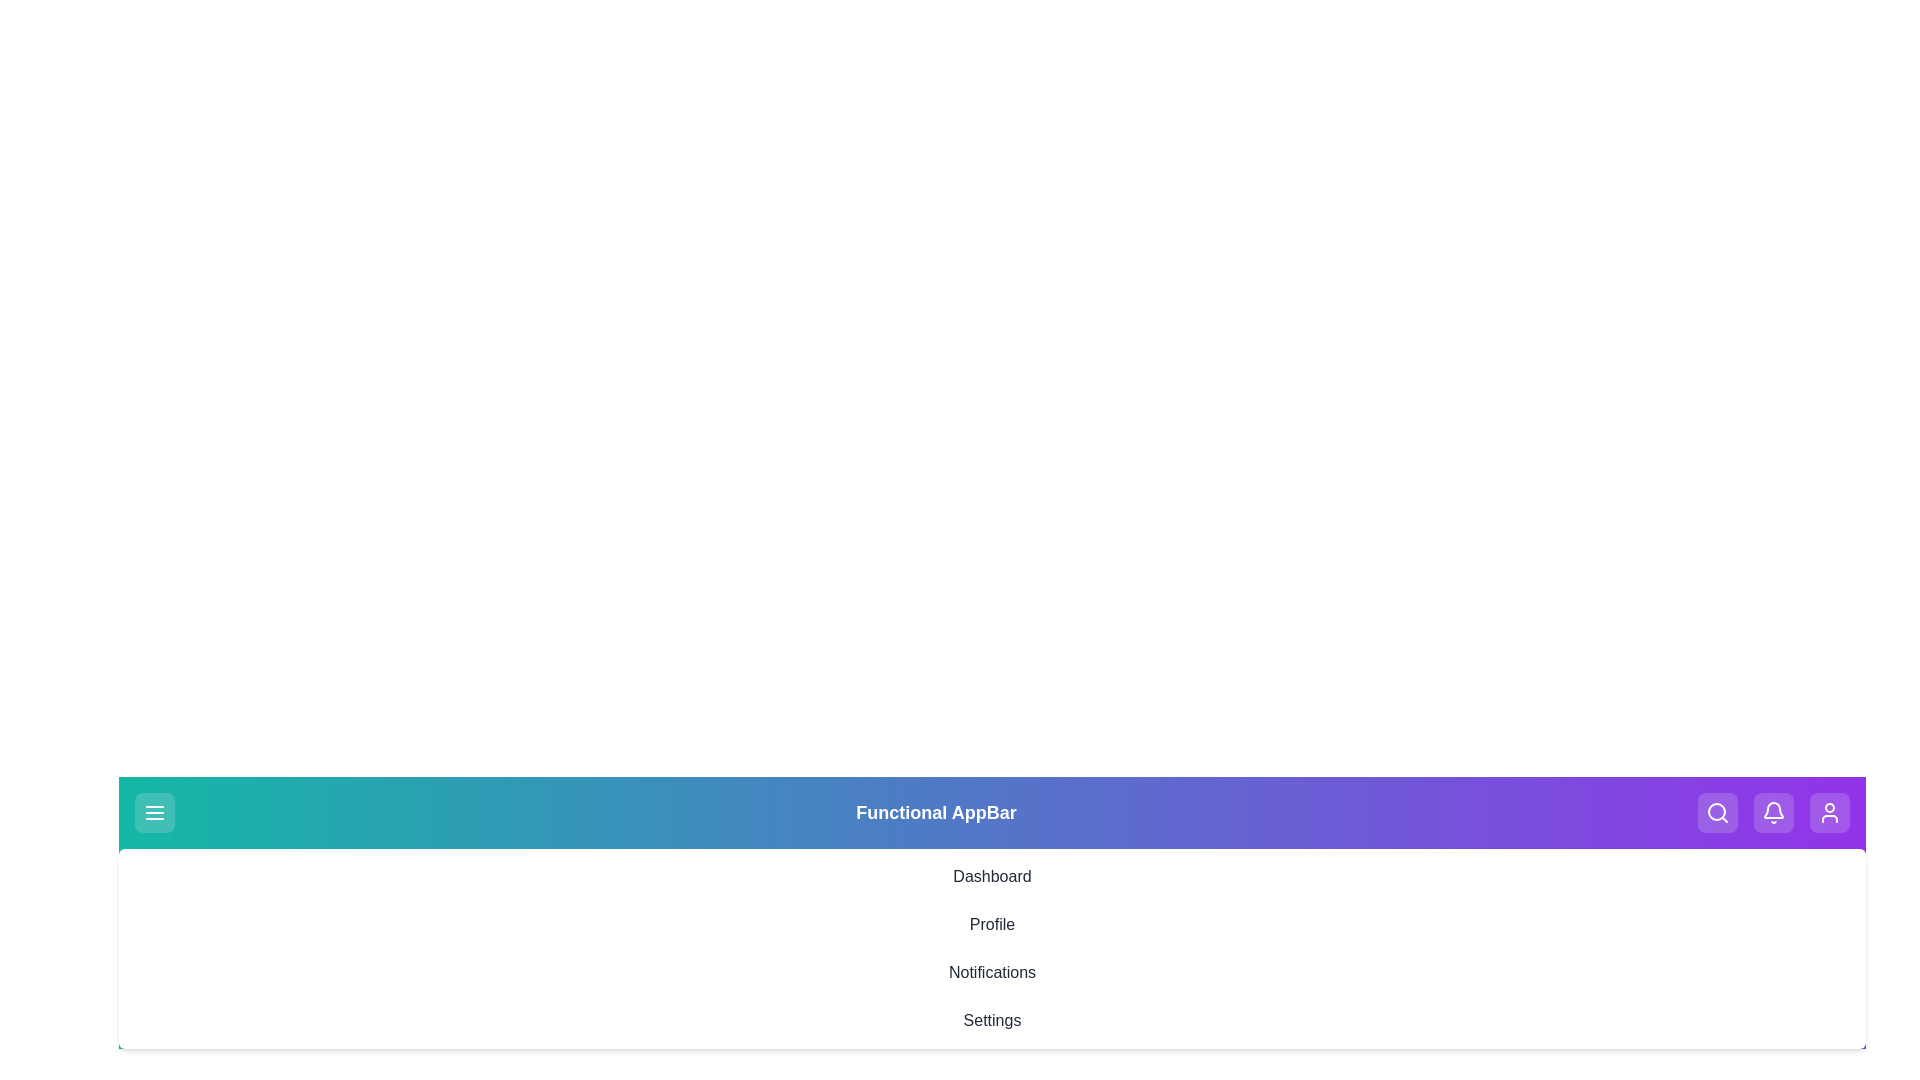 This screenshot has width=1920, height=1080. I want to click on the Search button in the AppBar, so click(1717, 813).